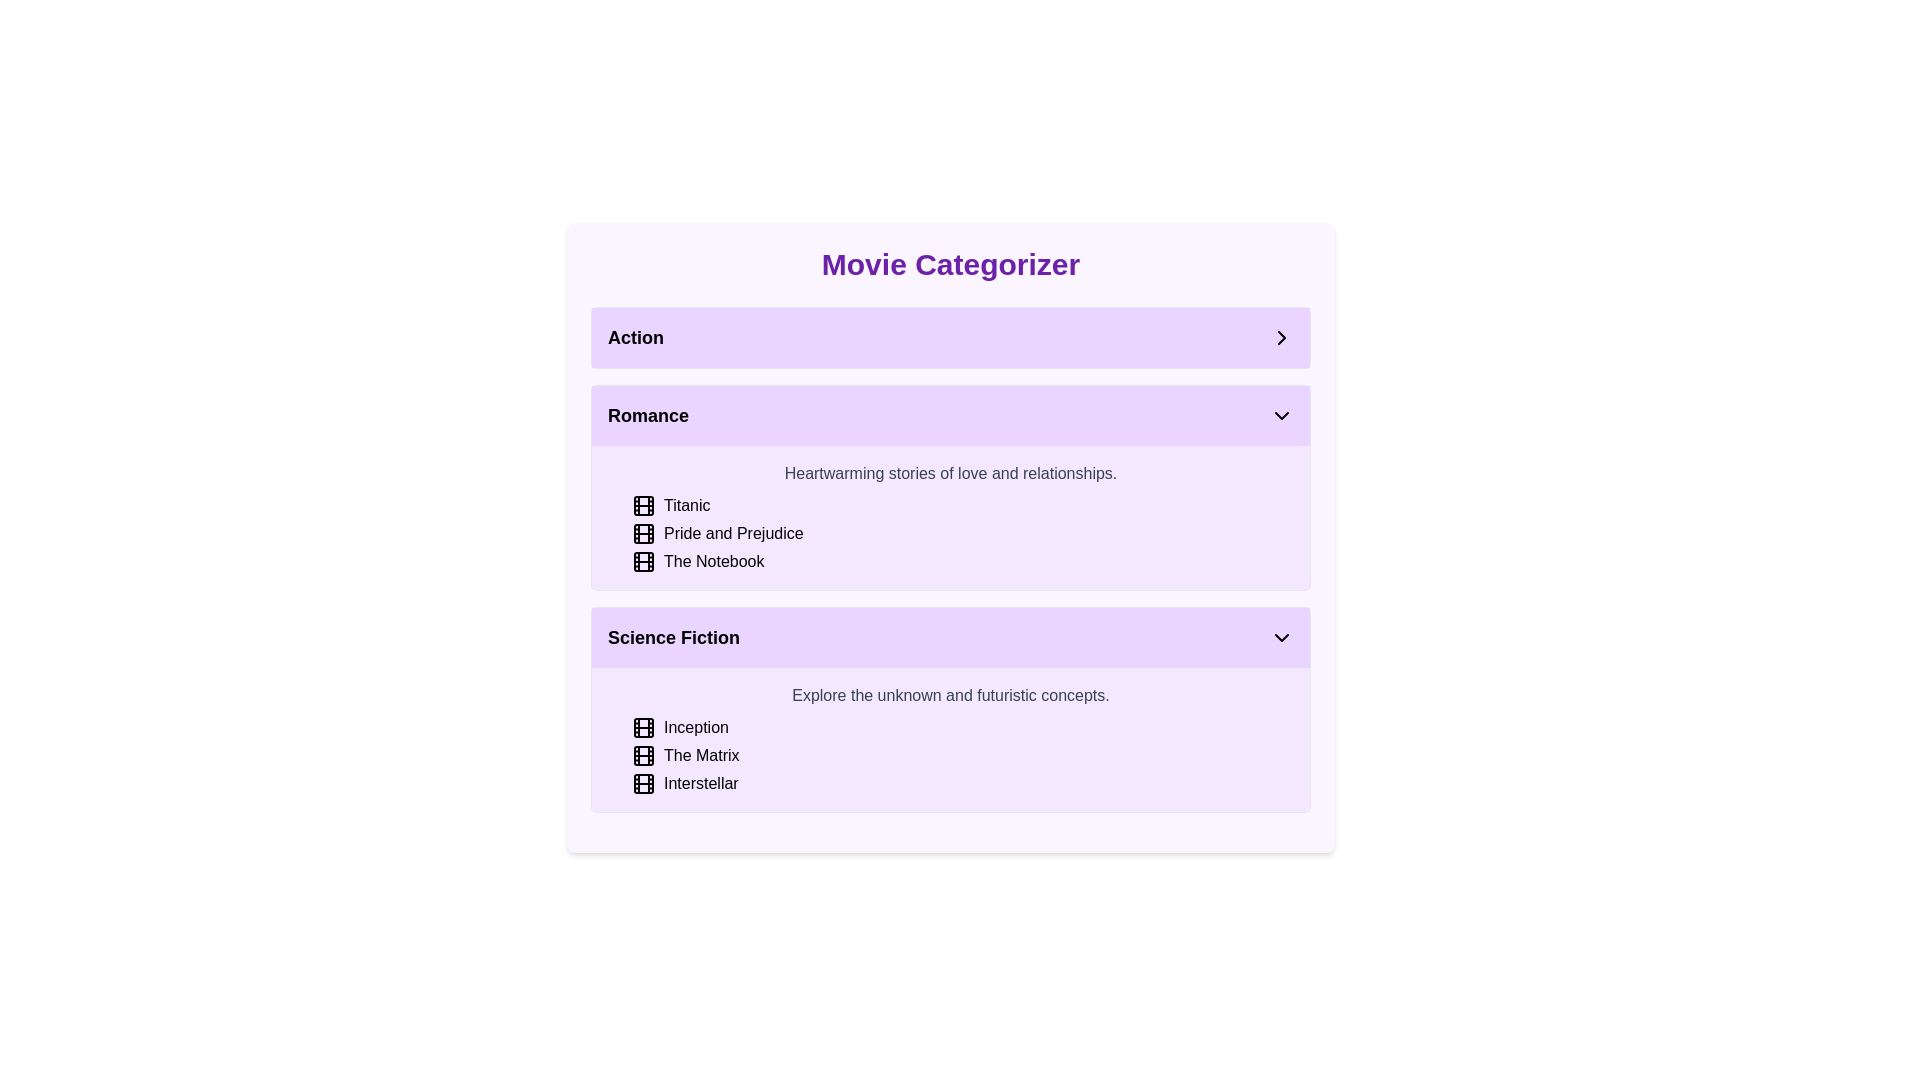 Image resolution: width=1920 pixels, height=1080 pixels. I want to click on the film strip icon located to the left of the text 'Inception' in the 'Science Fiction' category list for informational purposes, so click(643, 728).